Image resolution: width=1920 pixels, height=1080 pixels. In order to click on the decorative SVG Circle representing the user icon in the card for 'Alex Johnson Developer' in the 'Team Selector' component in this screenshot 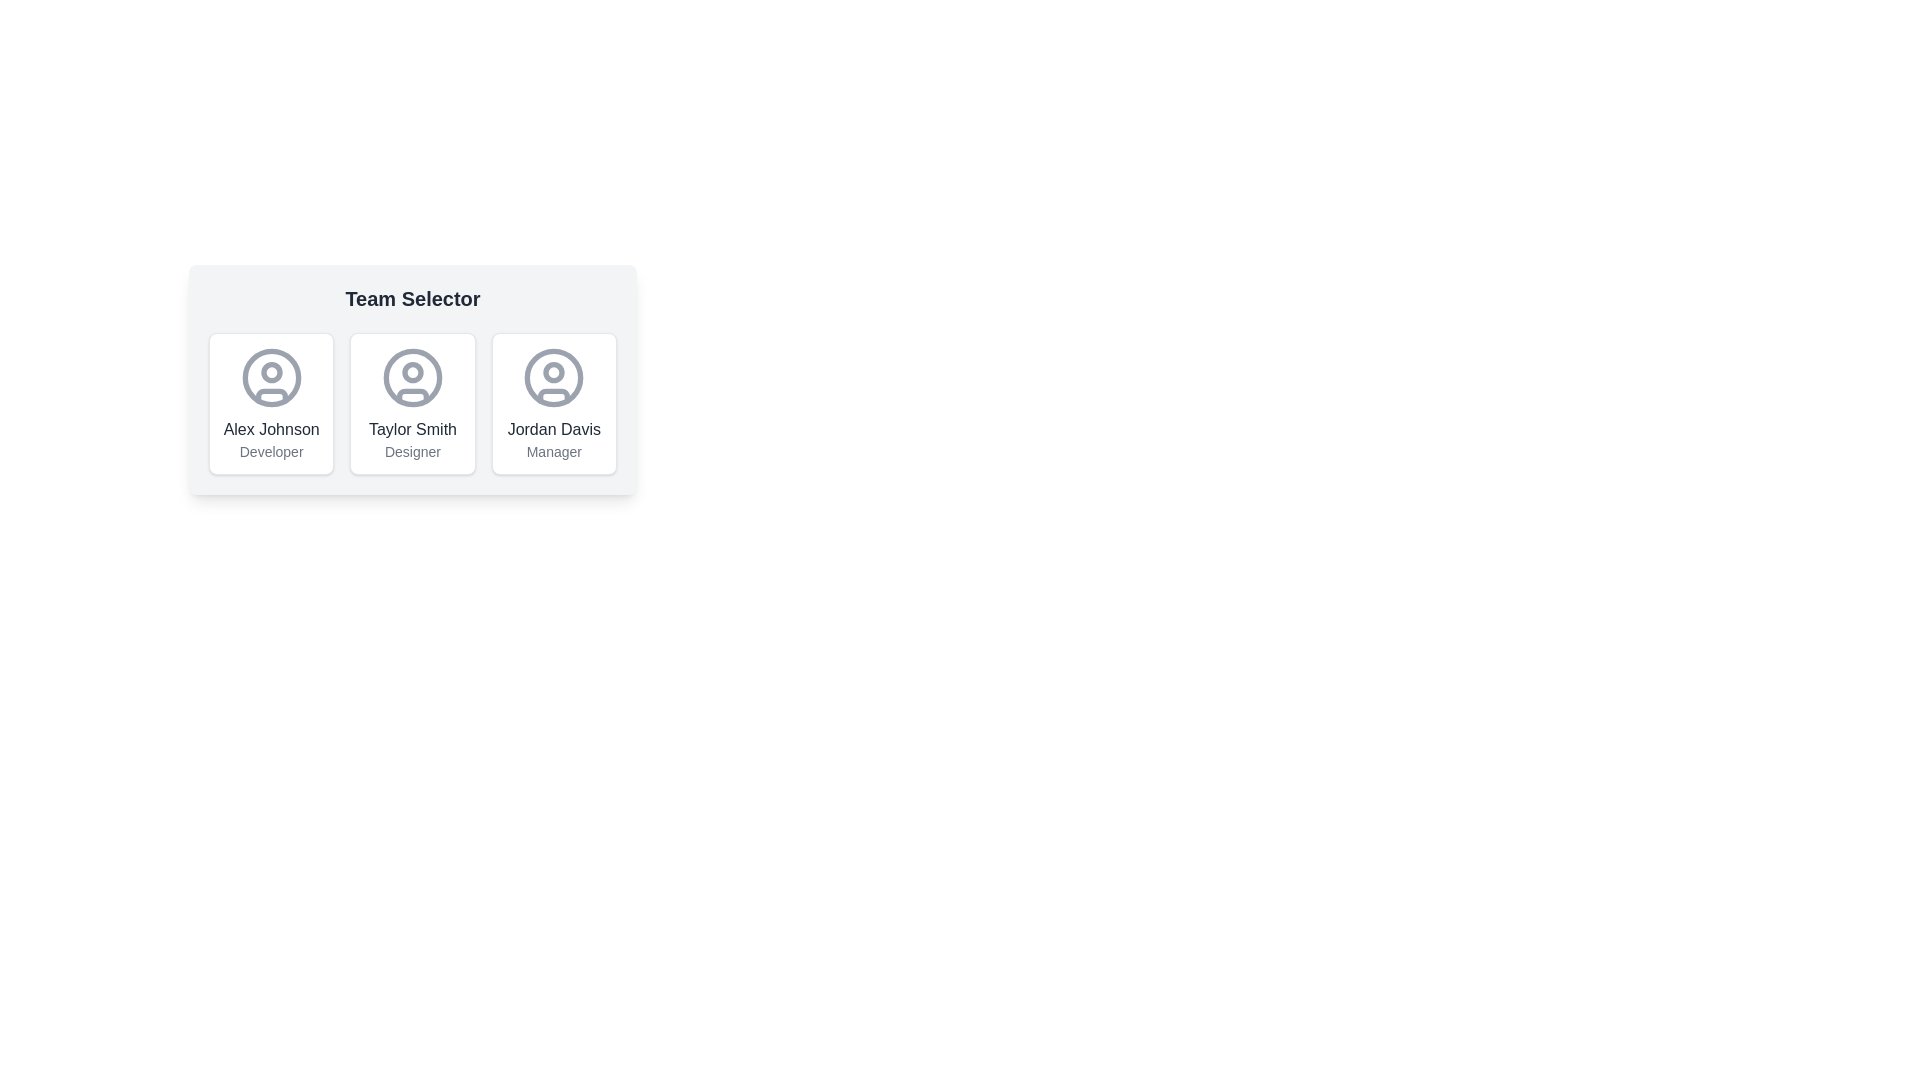, I will do `click(270, 372)`.